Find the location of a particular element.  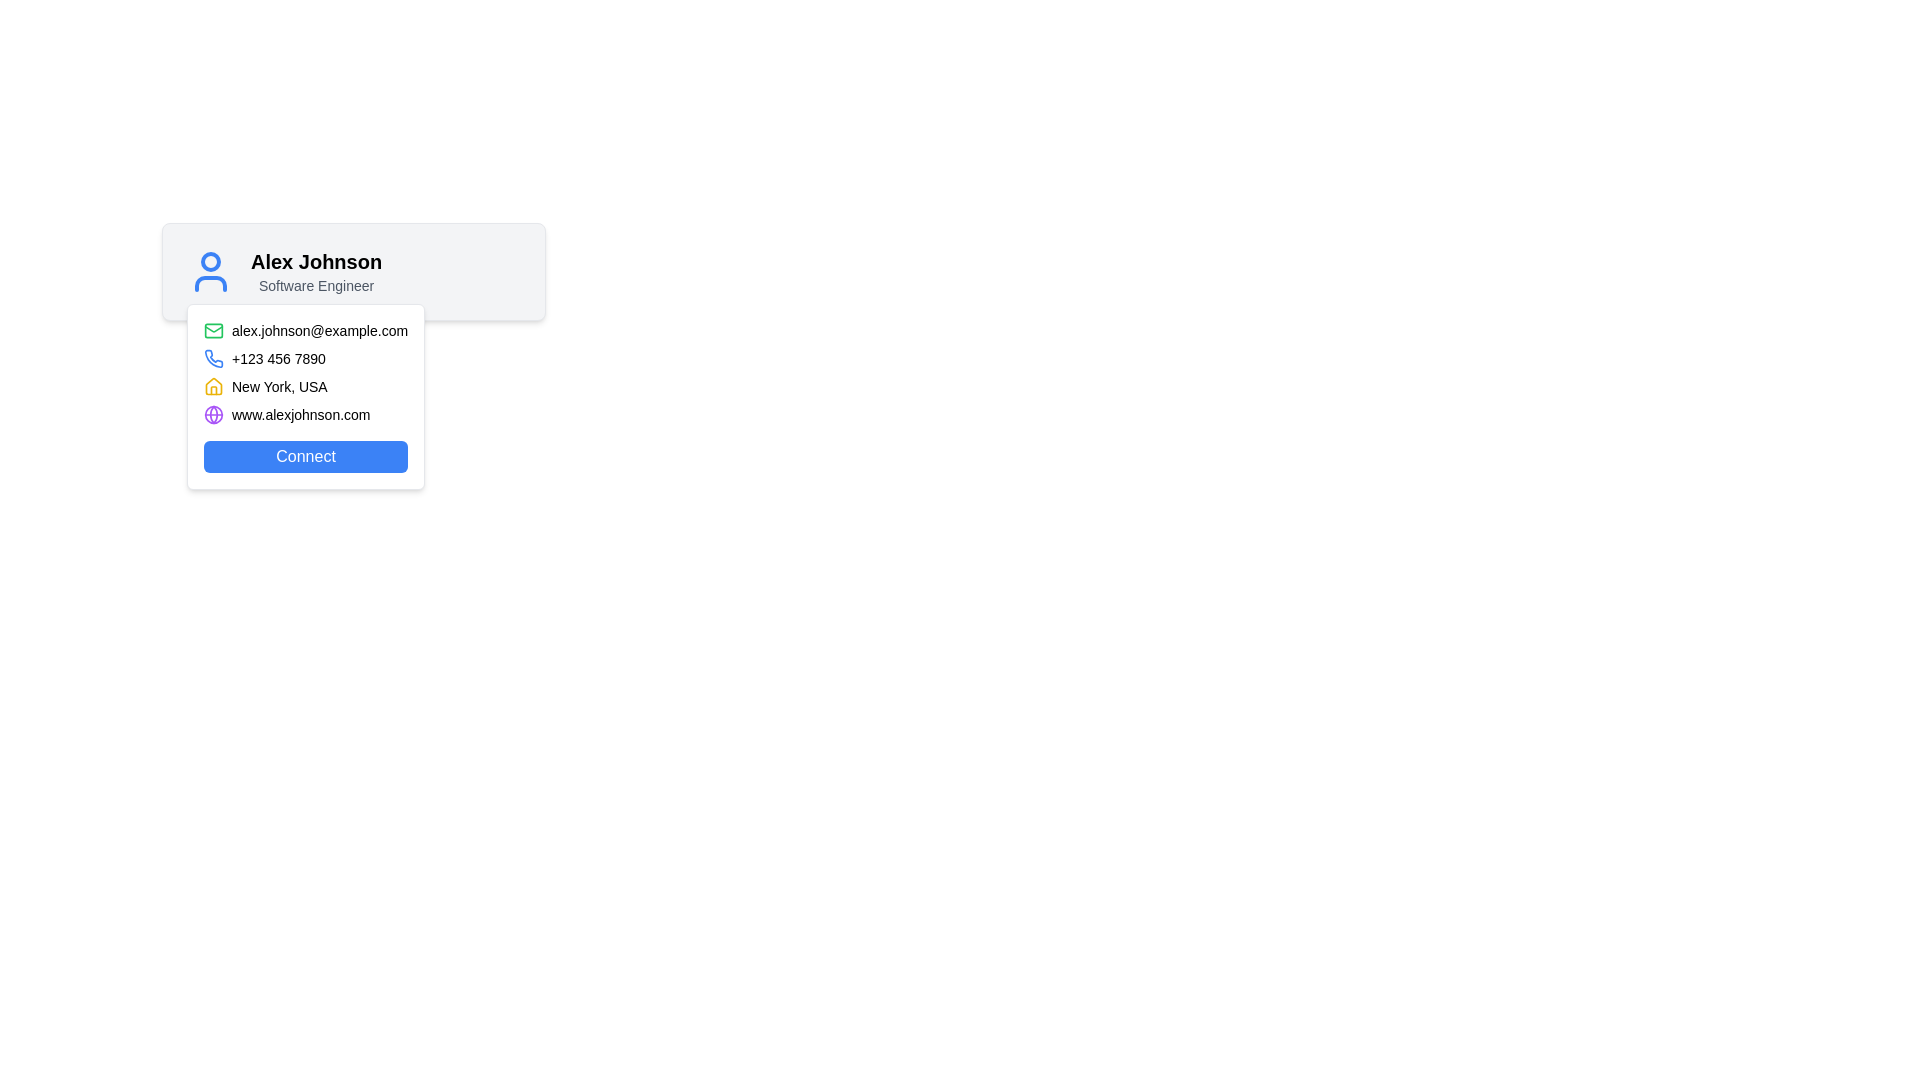

the phone number in the Information Display Component to initiate a call is located at coordinates (305, 397).